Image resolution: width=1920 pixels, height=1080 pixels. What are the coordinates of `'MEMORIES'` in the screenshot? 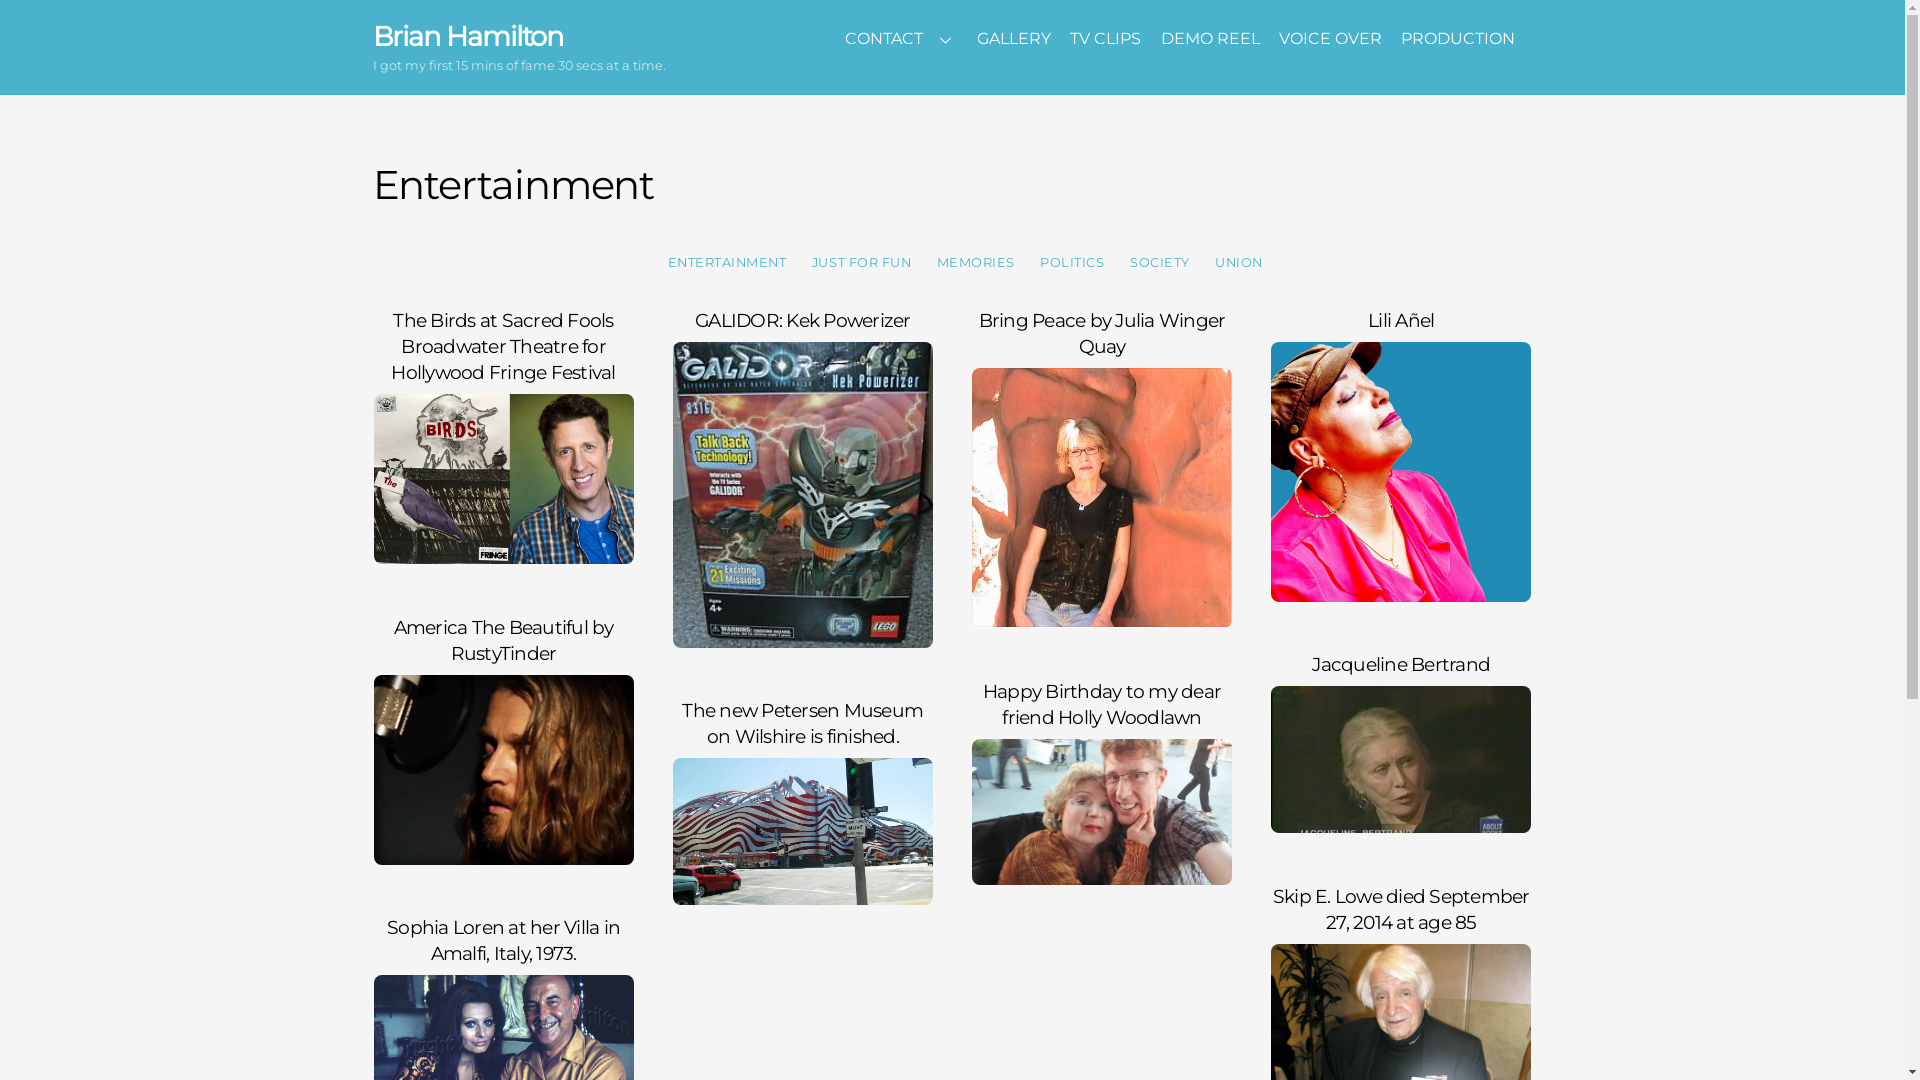 It's located at (923, 261).